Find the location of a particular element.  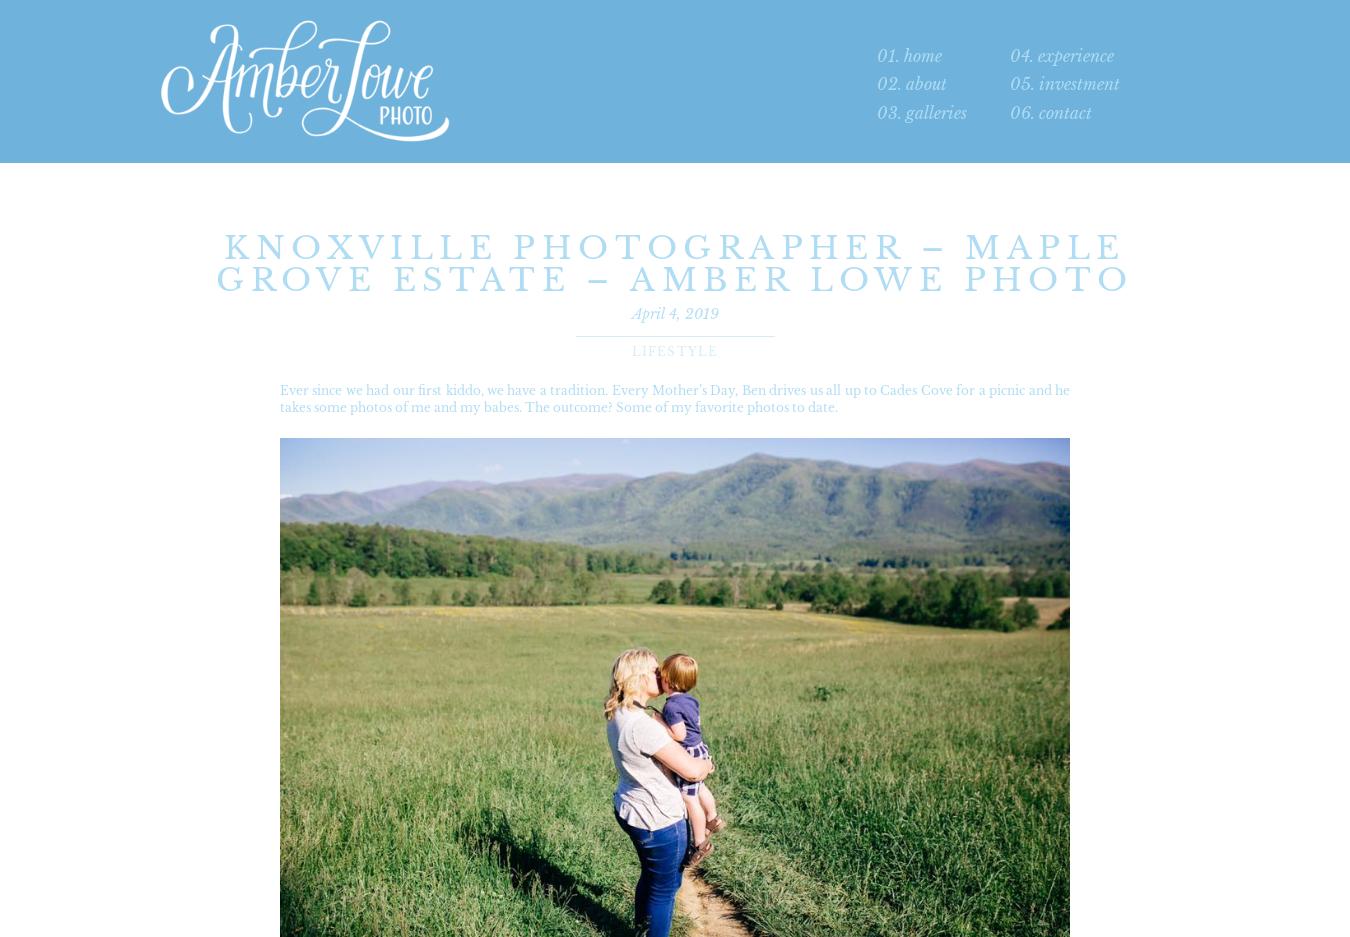

'02. about' is located at coordinates (911, 82).